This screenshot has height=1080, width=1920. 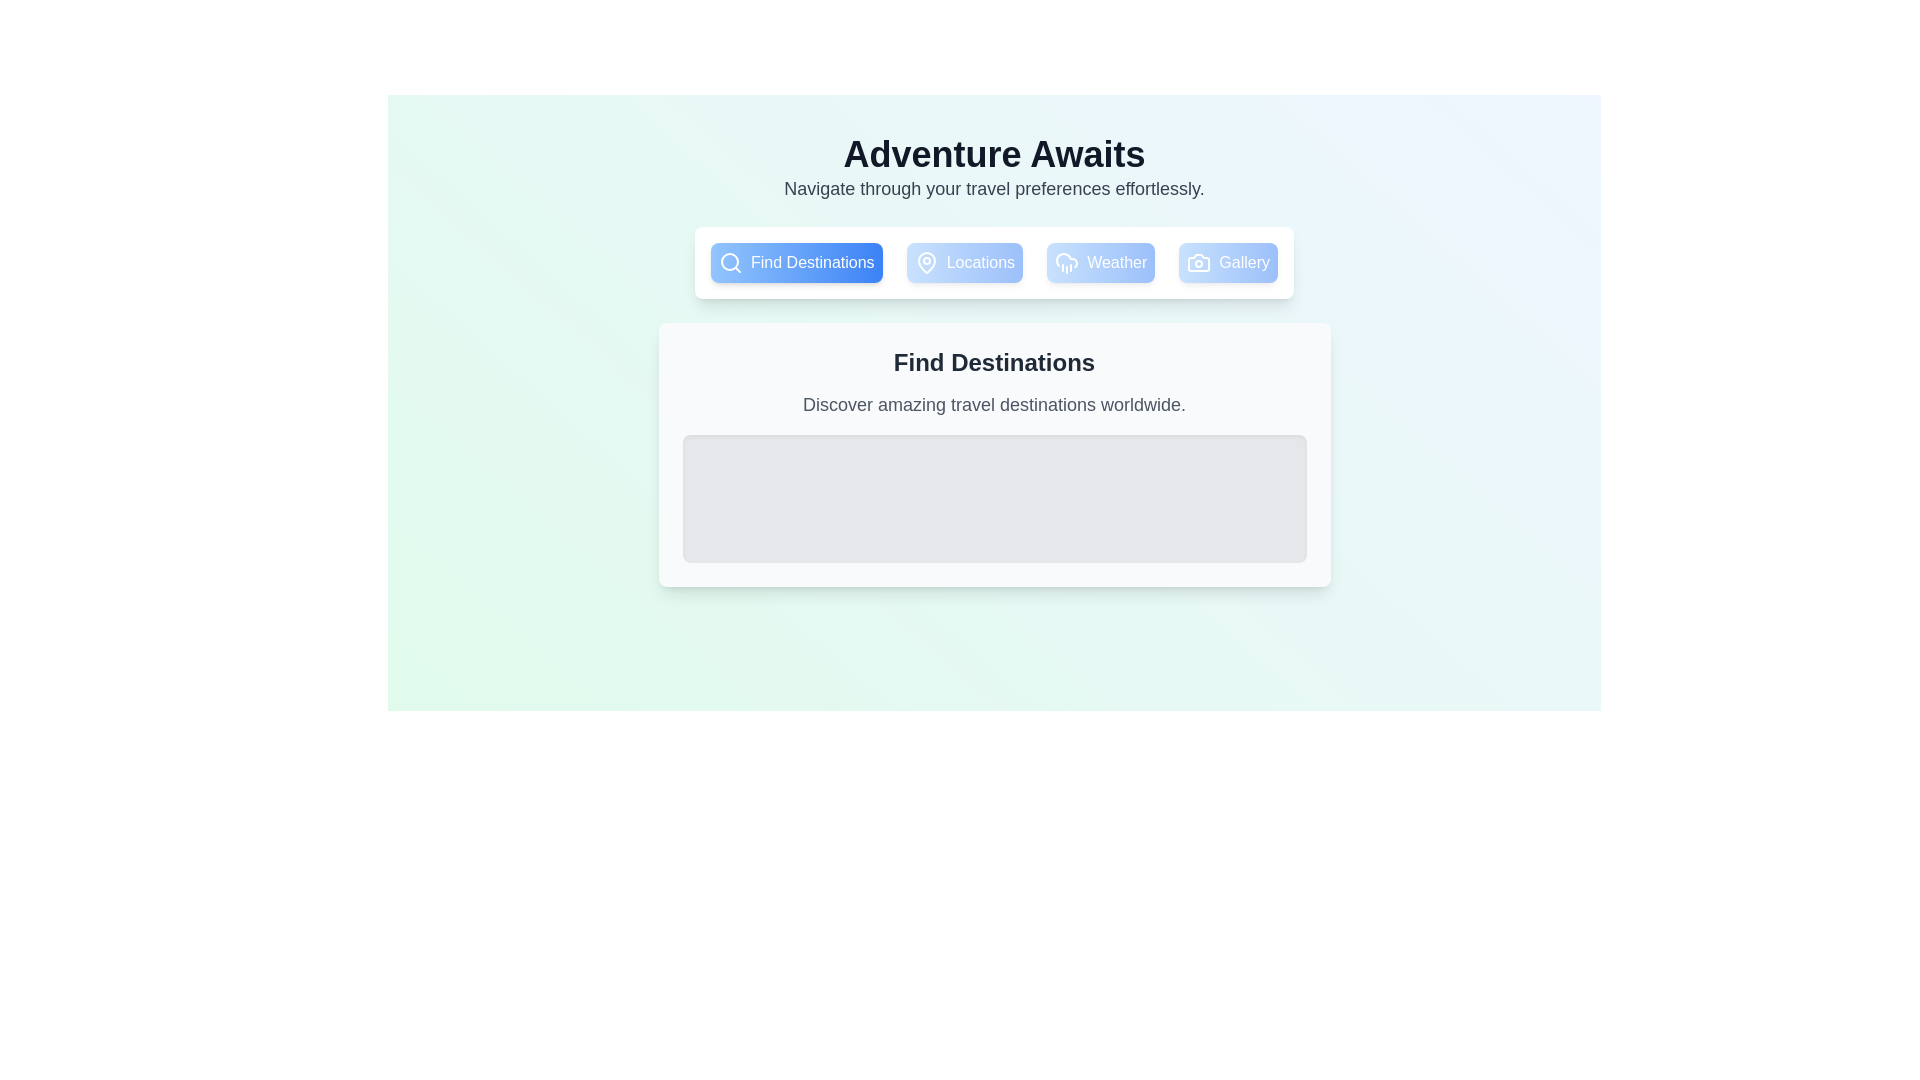 What do you see at coordinates (795, 261) in the screenshot?
I see `the tab labeled Find Destinations` at bounding box center [795, 261].